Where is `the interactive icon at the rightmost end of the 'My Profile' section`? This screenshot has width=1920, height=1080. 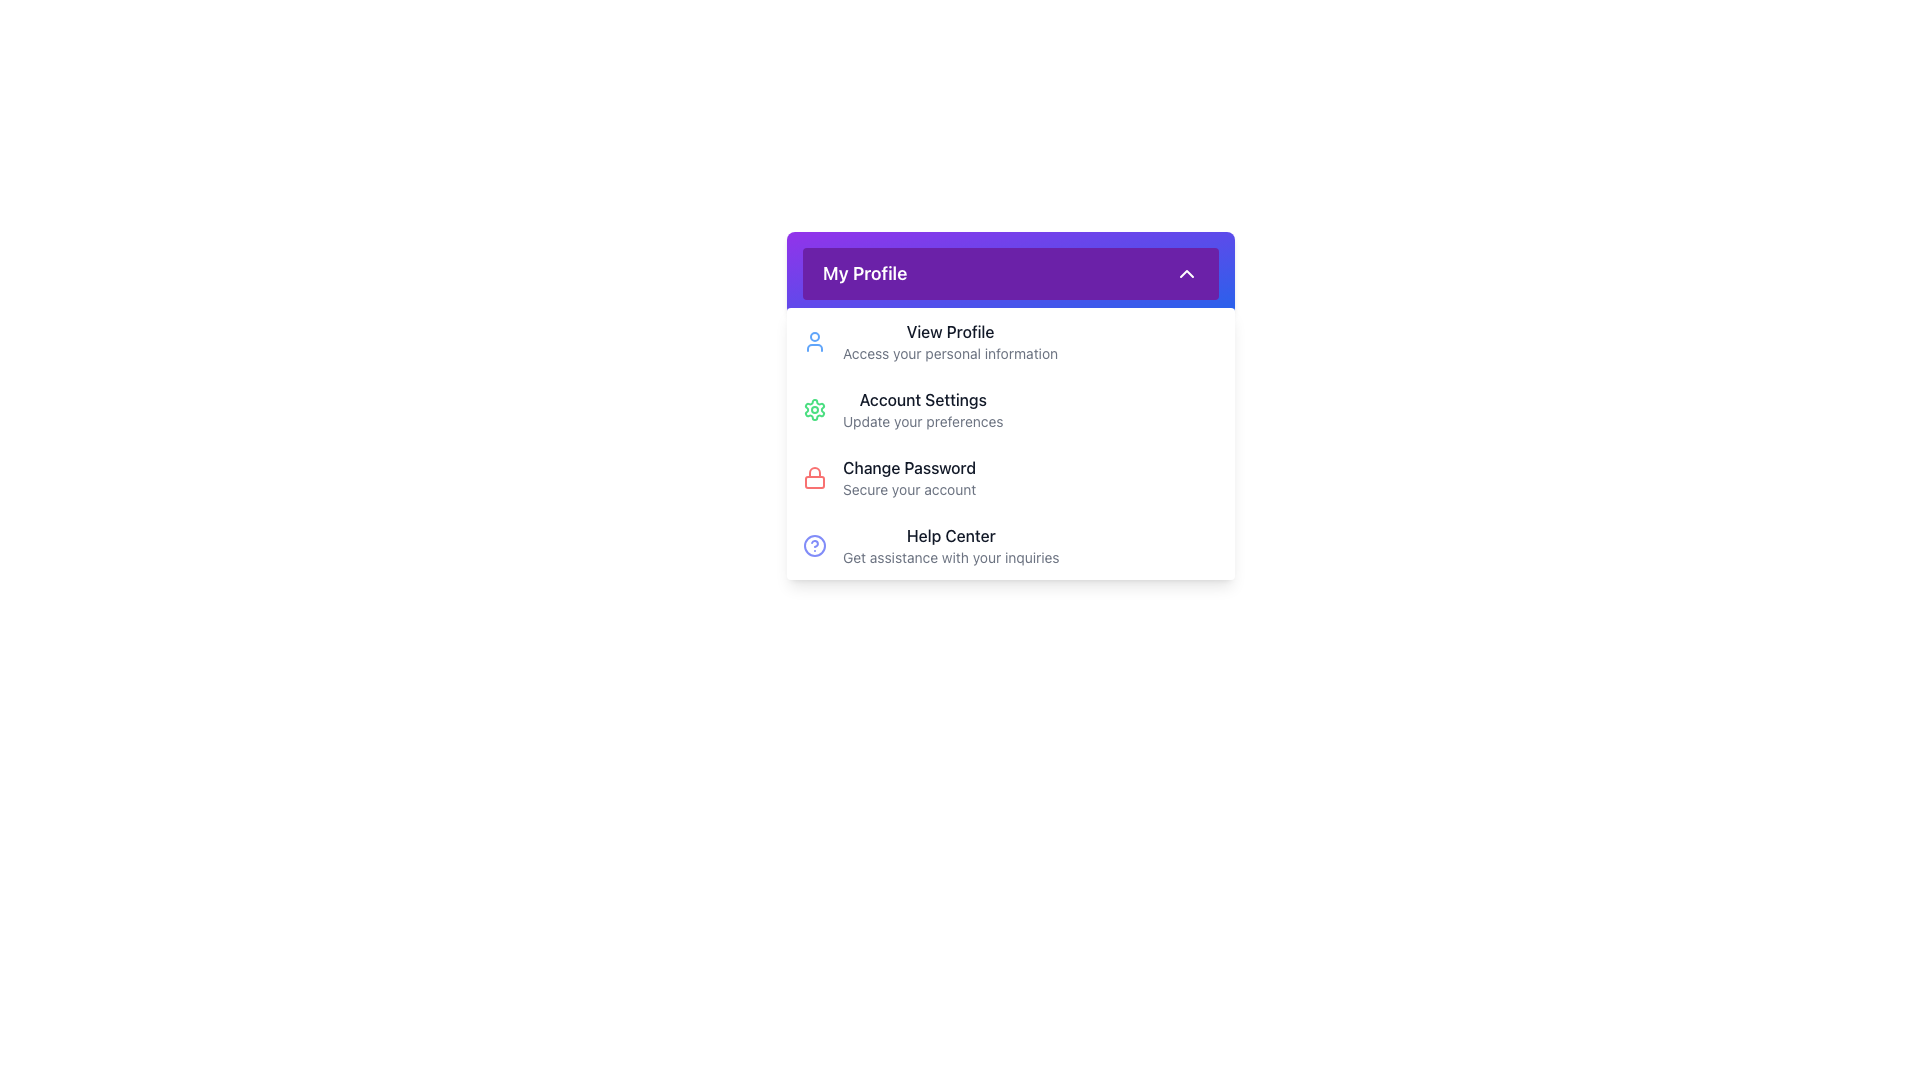 the interactive icon at the rightmost end of the 'My Profile' section is located at coordinates (1186, 273).